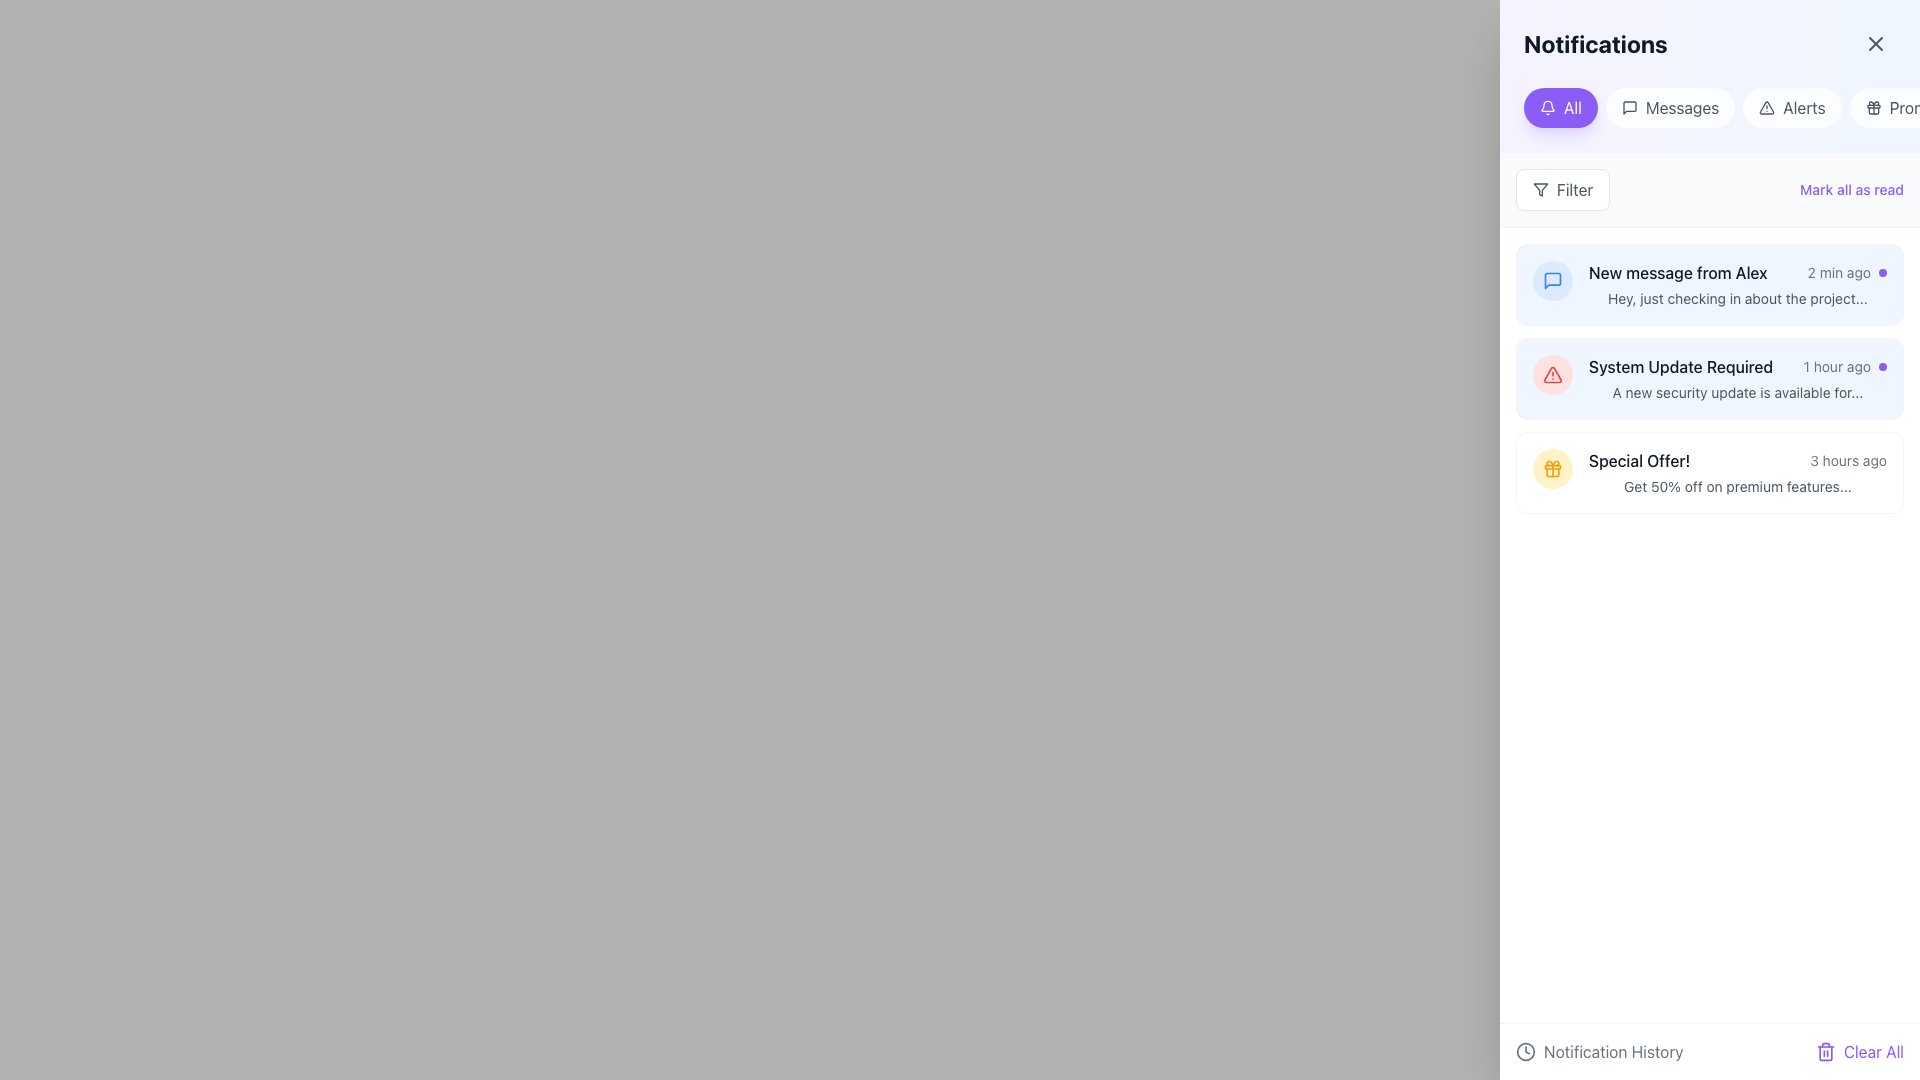  What do you see at coordinates (1790, 474) in the screenshot?
I see `the icon related to the notification that mentions 'Special Offer!'` at bounding box center [1790, 474].